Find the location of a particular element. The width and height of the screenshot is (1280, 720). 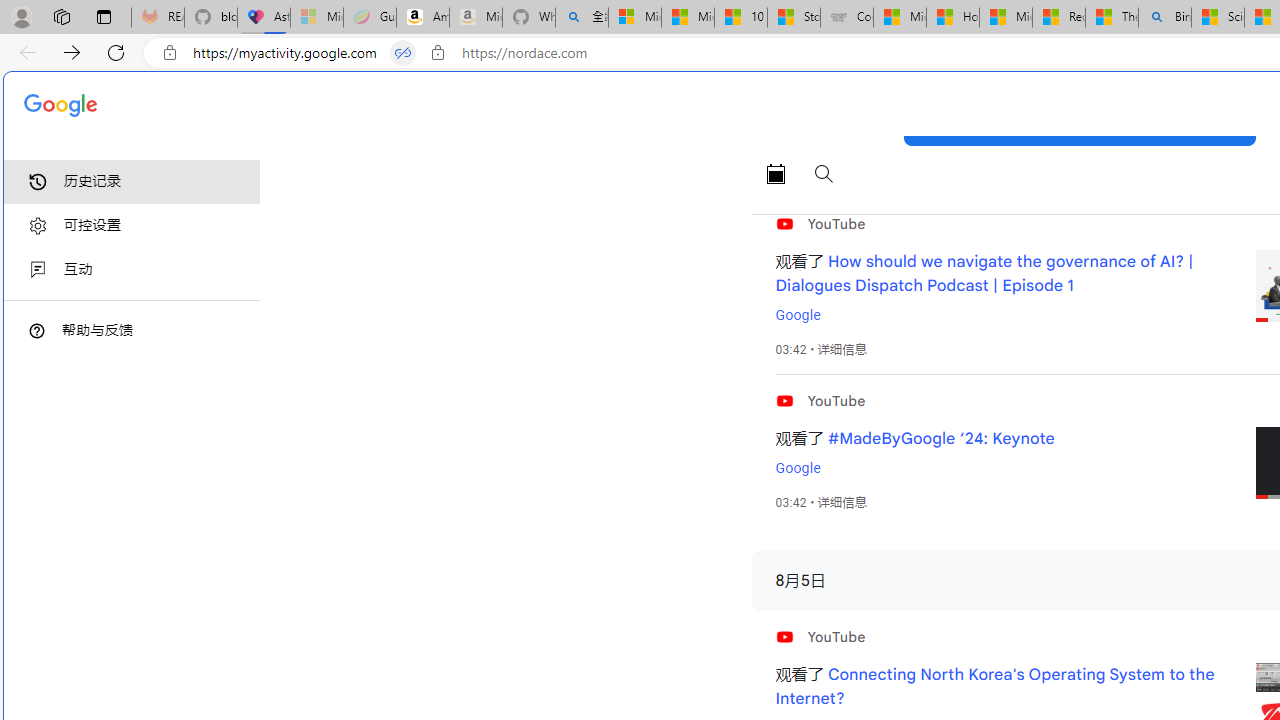

'Tabs in split screen' is located at coordinates (402, 52).